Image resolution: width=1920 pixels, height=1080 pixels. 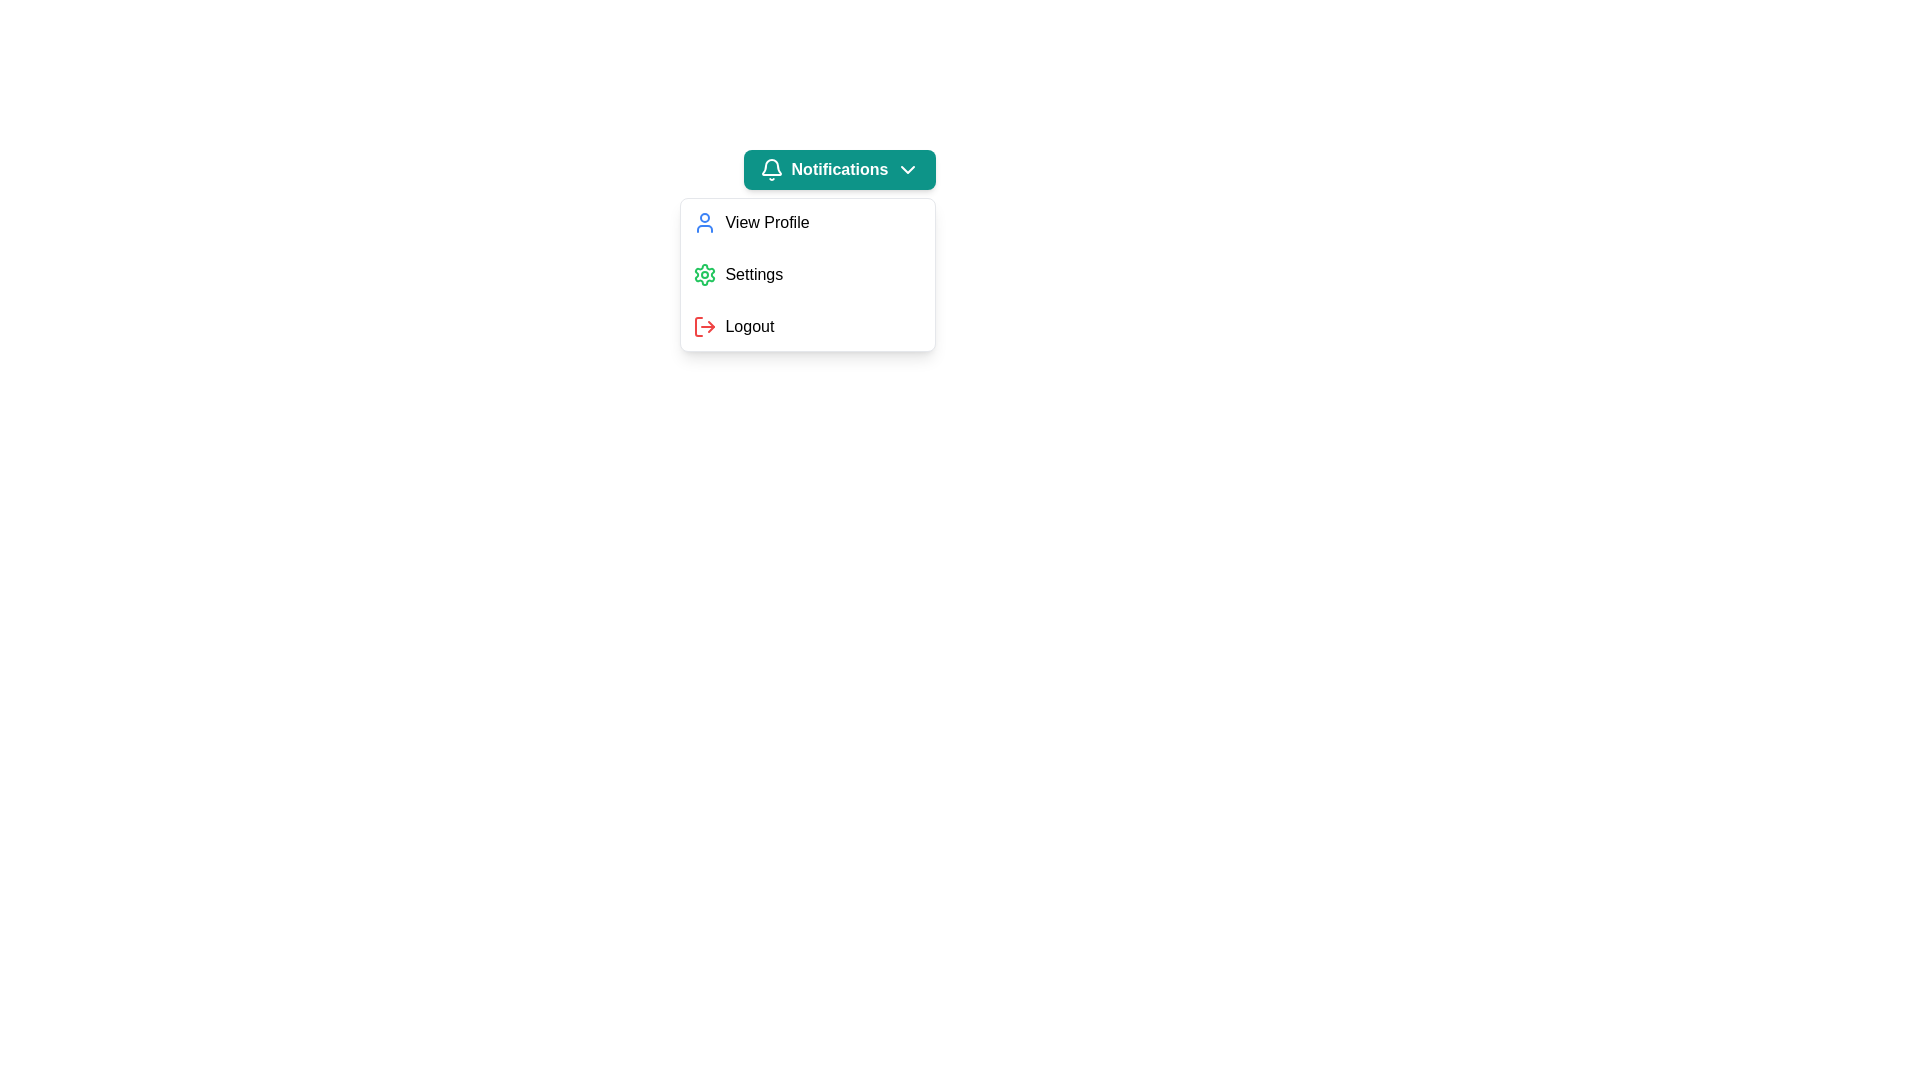 What do you see at coordinates (808, 274) in the screenshot?
I see `the menu option Settings` at bounding box center [808, 274].